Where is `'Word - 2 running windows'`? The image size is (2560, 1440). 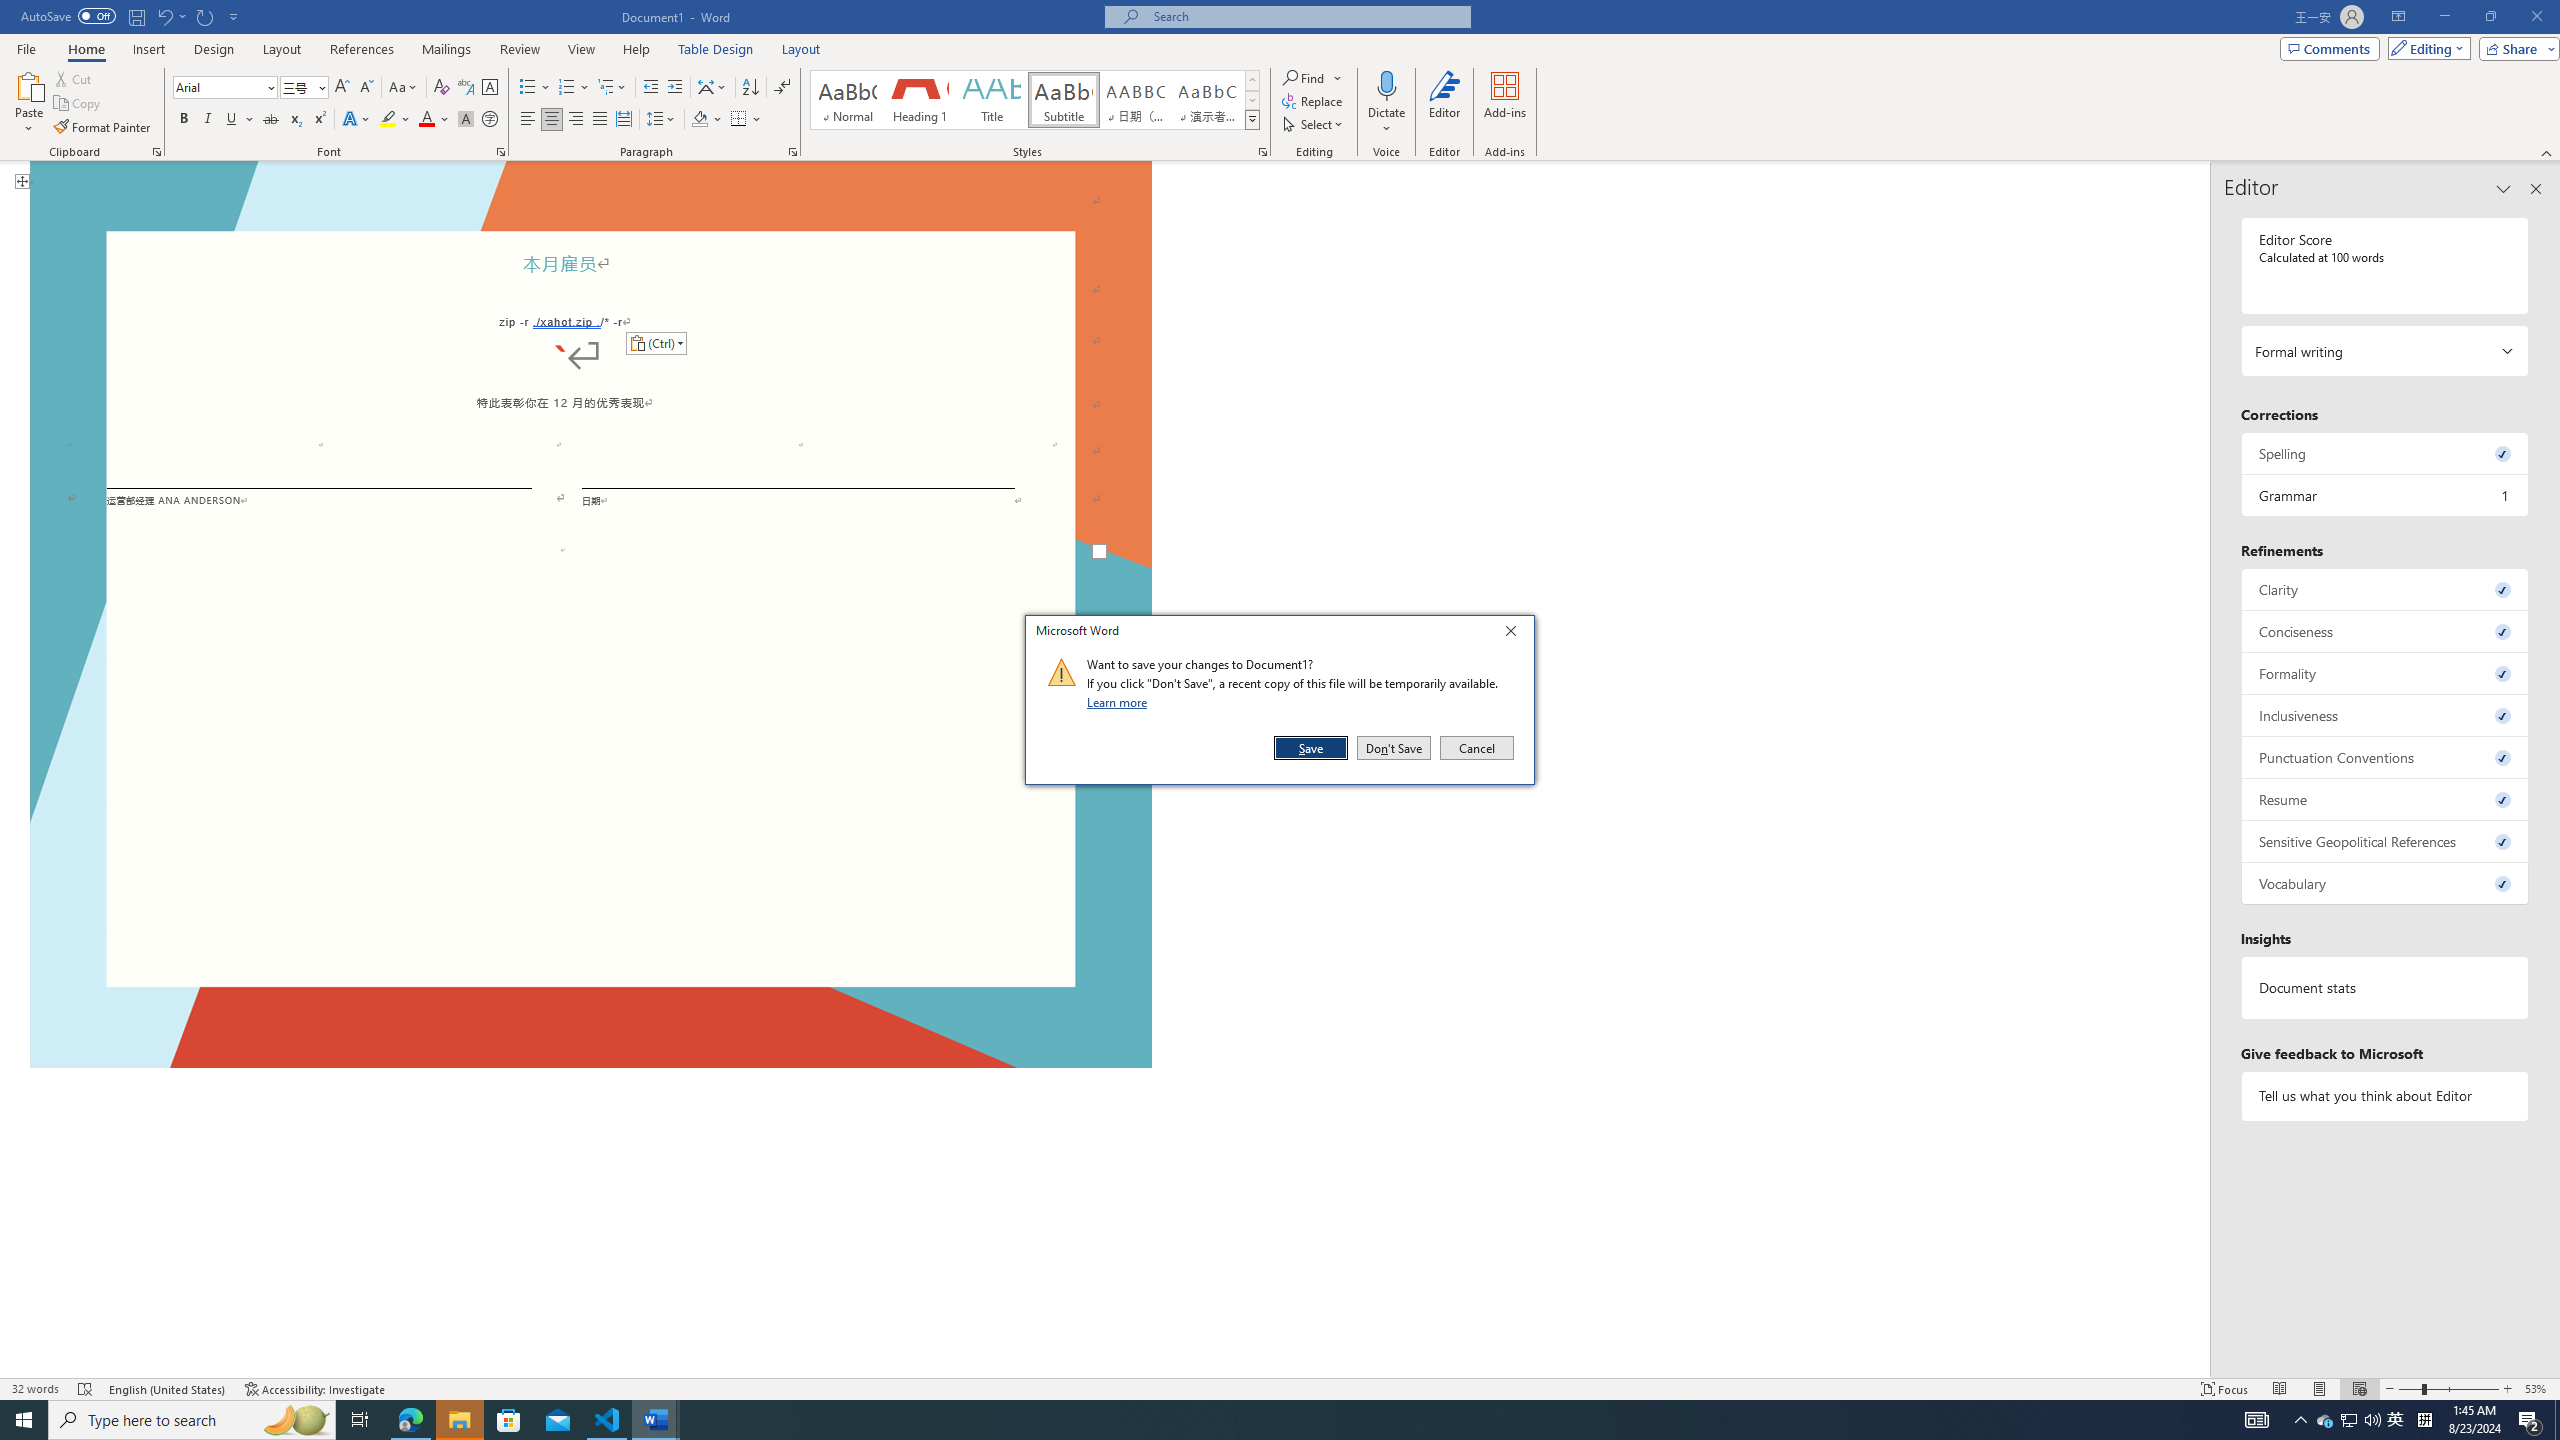
'Word - 2 running windows' is located at coordinates (656, 1418).